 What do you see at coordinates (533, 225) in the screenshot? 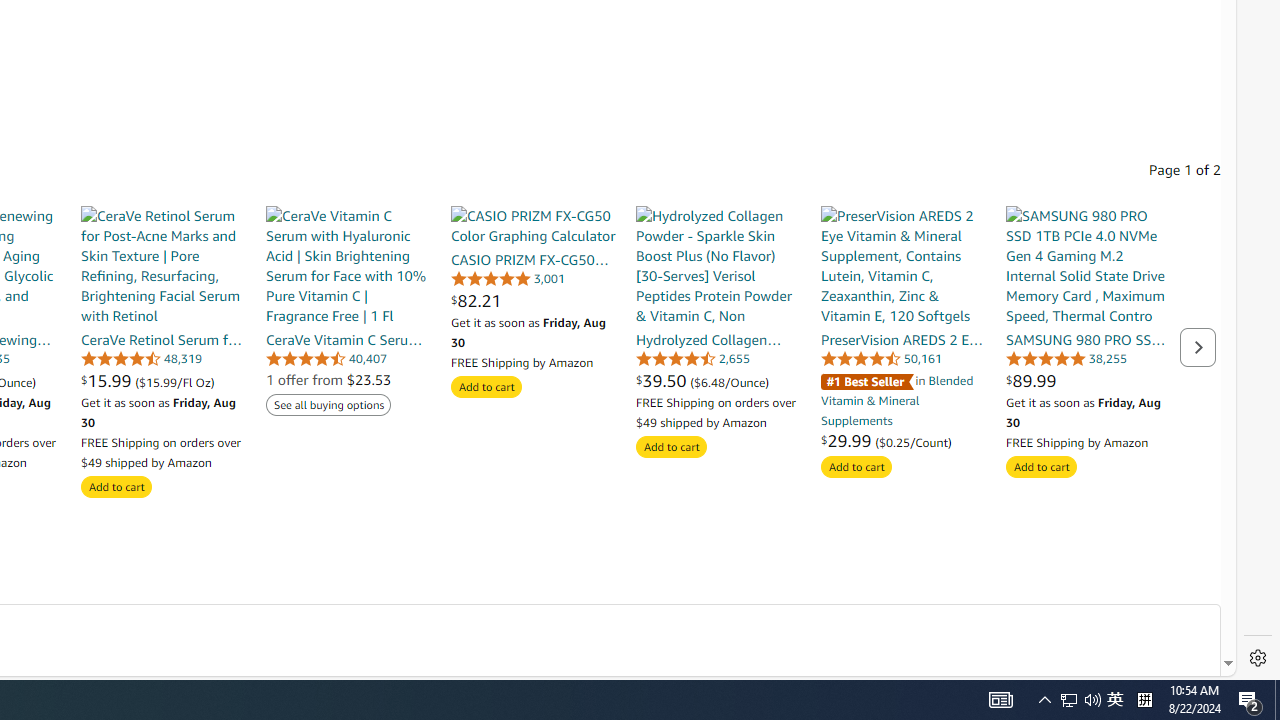
I see `'CASIO PRIZM FX-CG50 Color Graphing Calculator'` at bounding box center [533, 225].